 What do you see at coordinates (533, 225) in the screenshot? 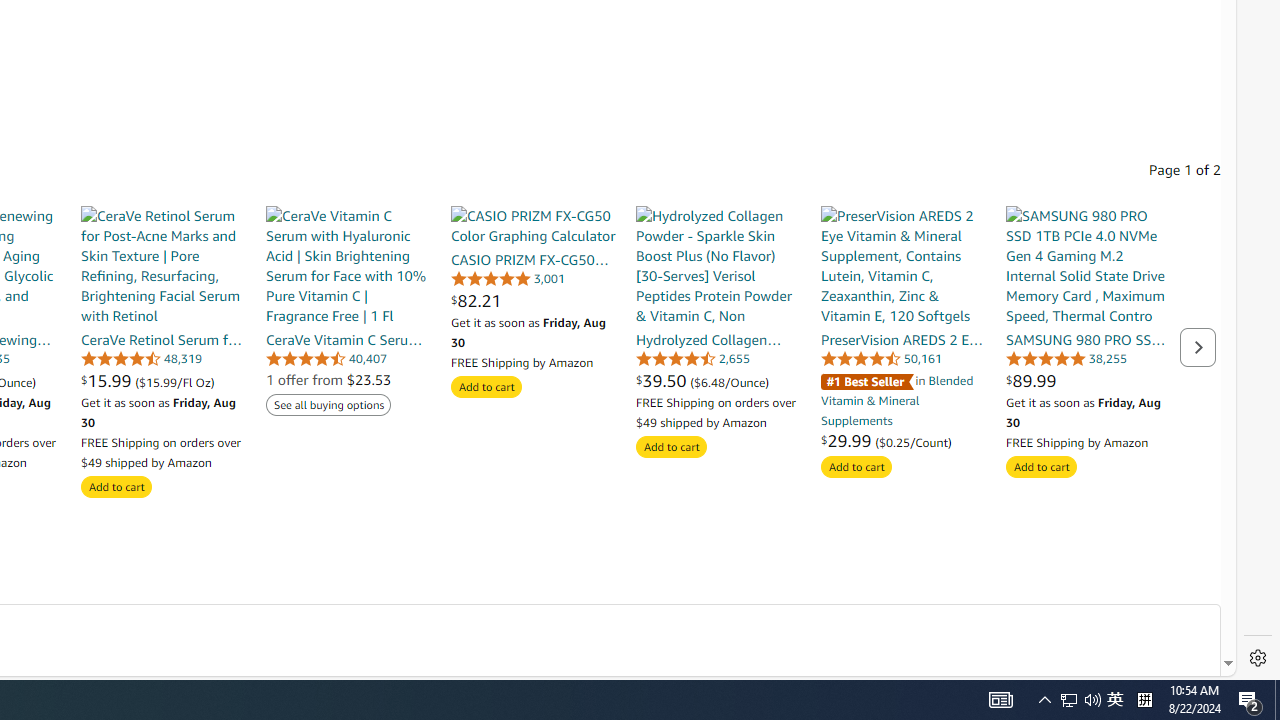
I see `'CASIO PRIZM FX-CG50 Color Graphing Calculator'` at bounding box center [533, 225].